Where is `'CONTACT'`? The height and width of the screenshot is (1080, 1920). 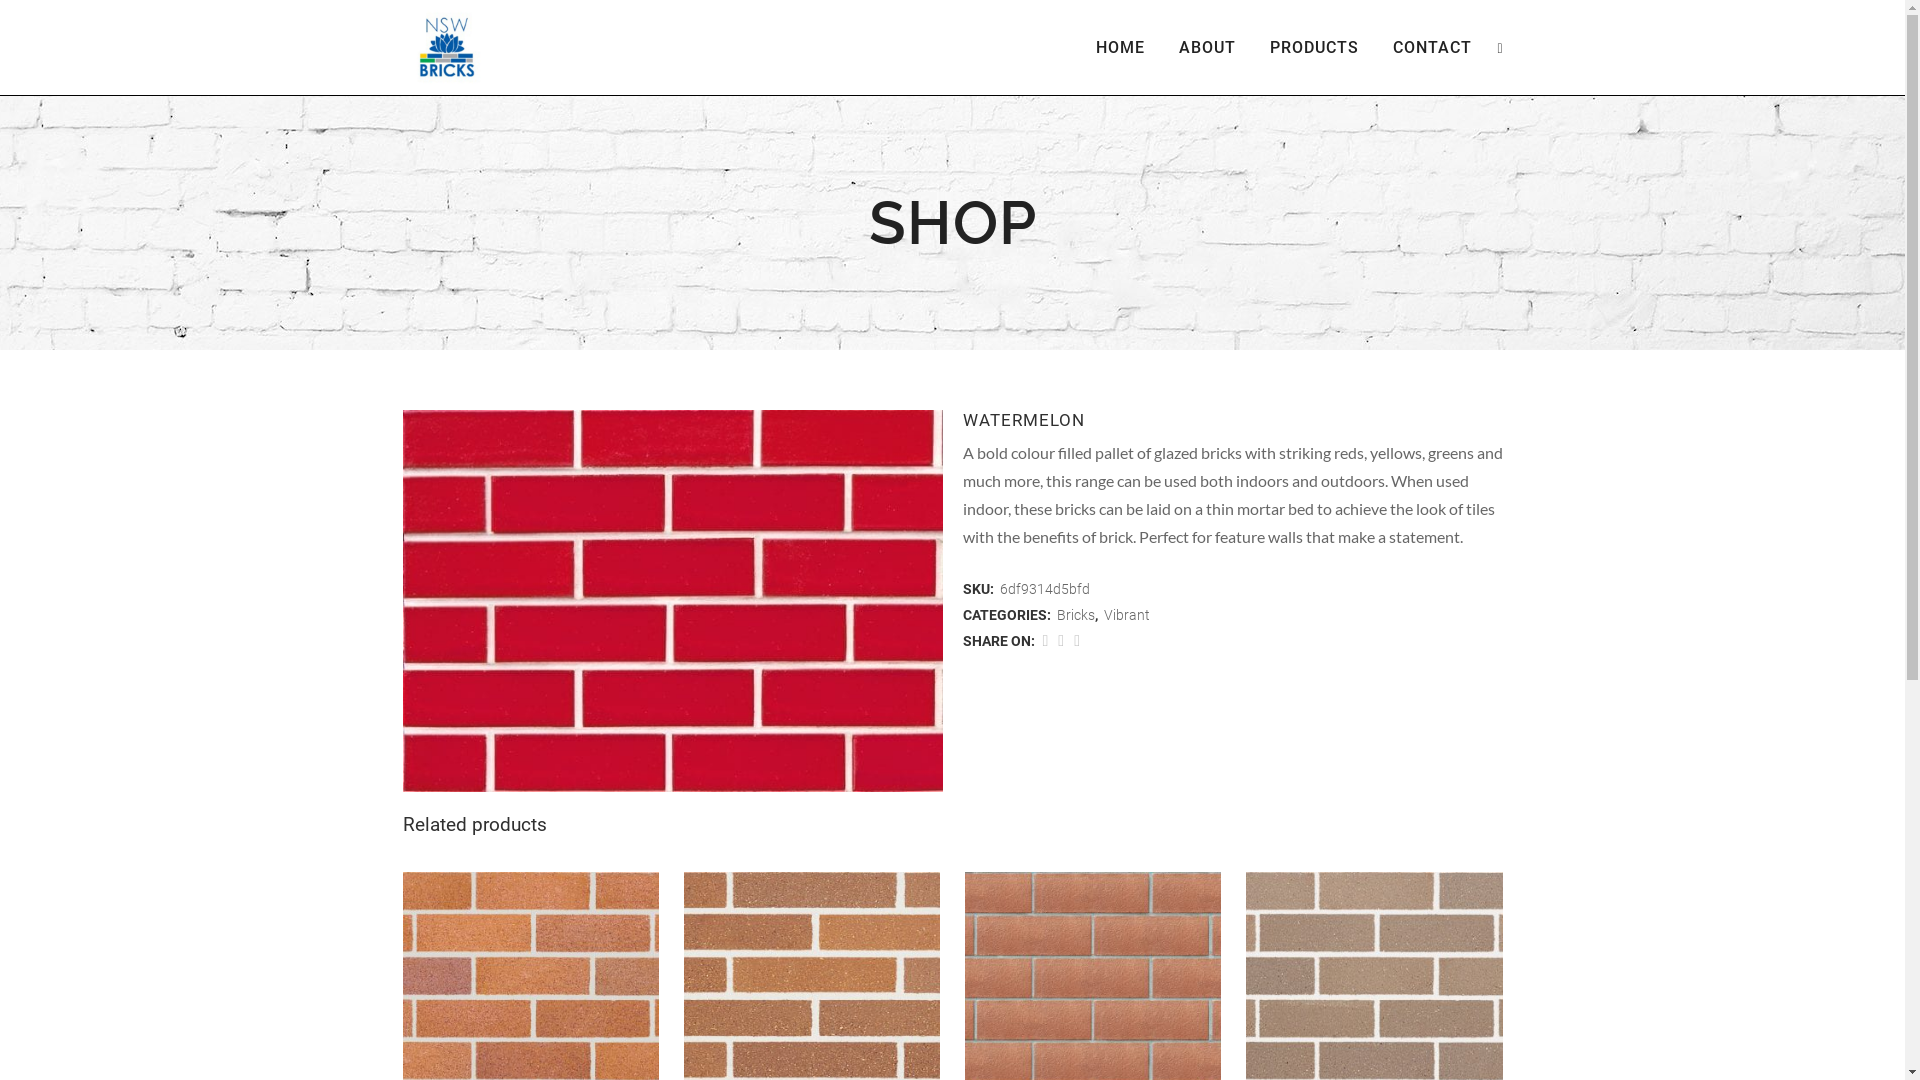
'CONTACT' is located at coordinates (1375, 46).